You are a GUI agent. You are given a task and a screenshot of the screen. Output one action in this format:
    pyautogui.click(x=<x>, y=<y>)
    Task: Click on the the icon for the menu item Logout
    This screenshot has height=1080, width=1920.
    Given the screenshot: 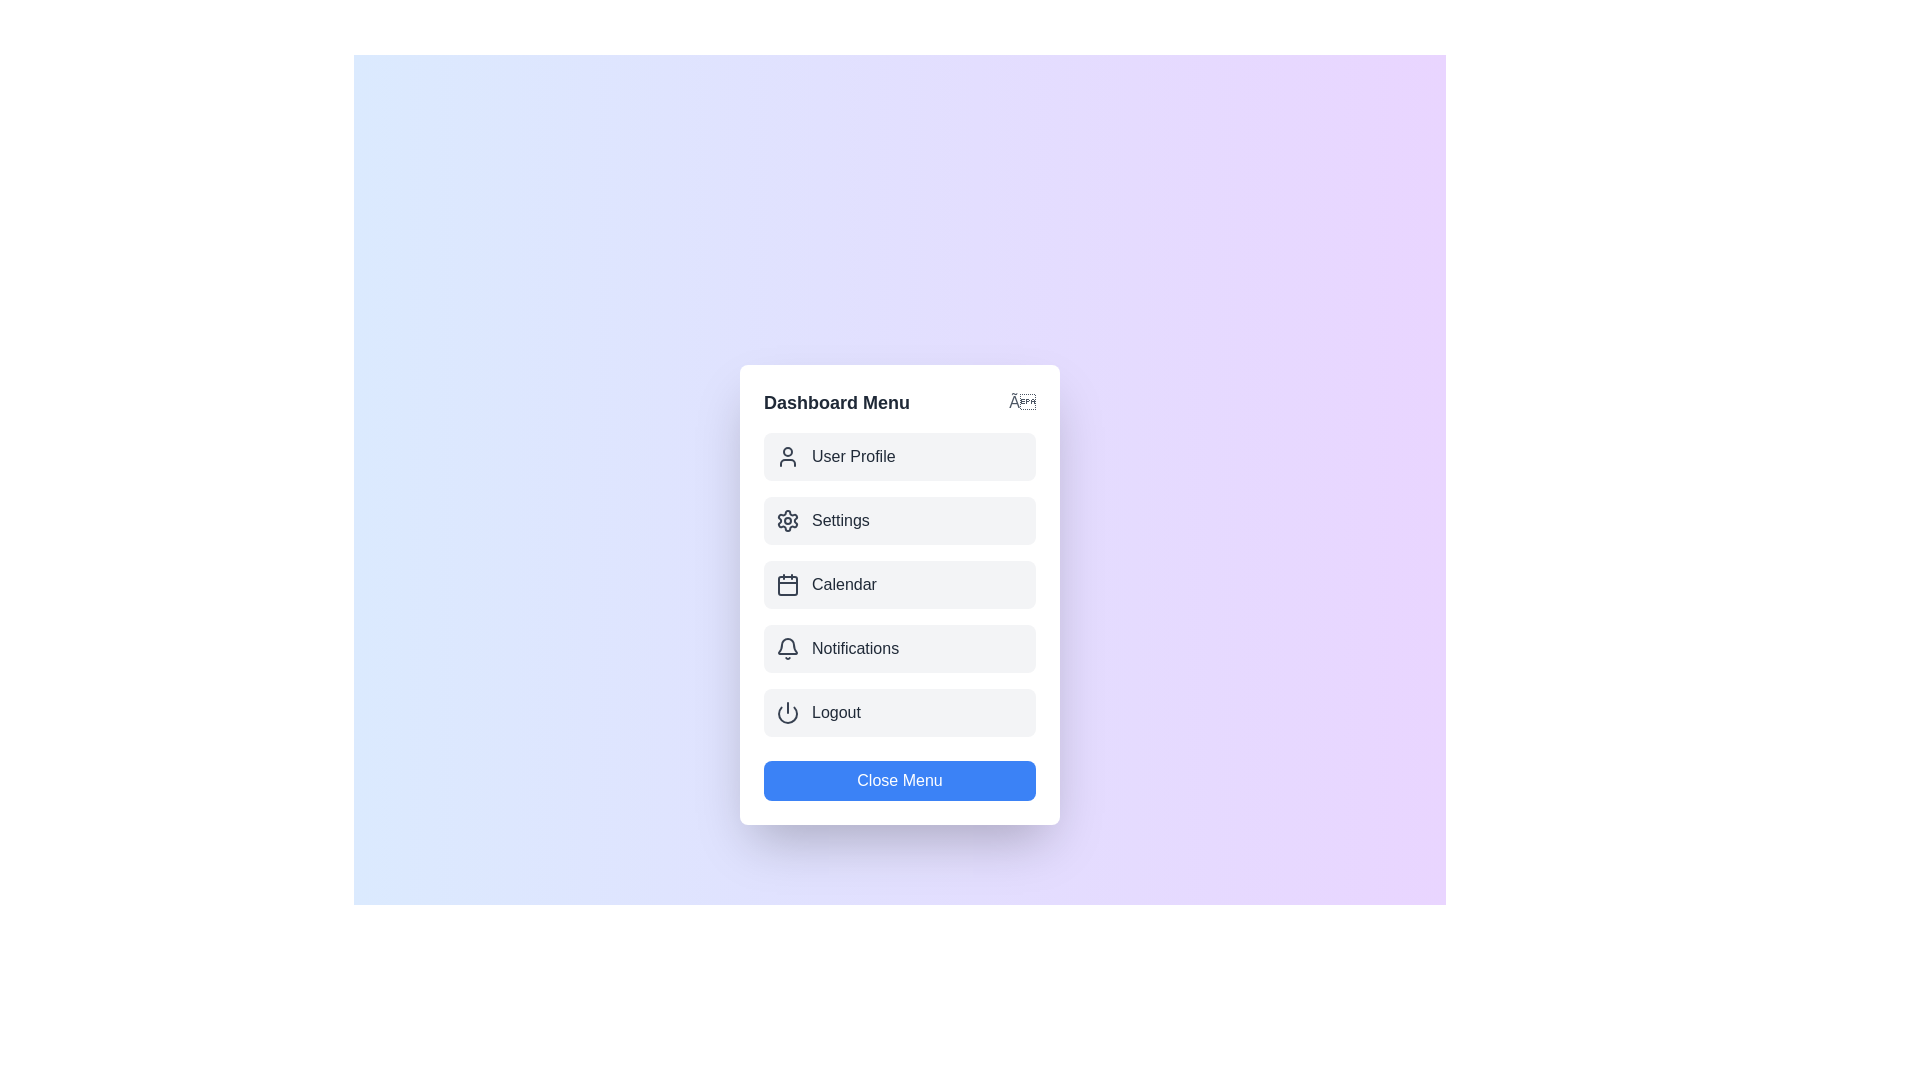 What is the action you would take?
    pyautogui.click(x=786, y=712)
    